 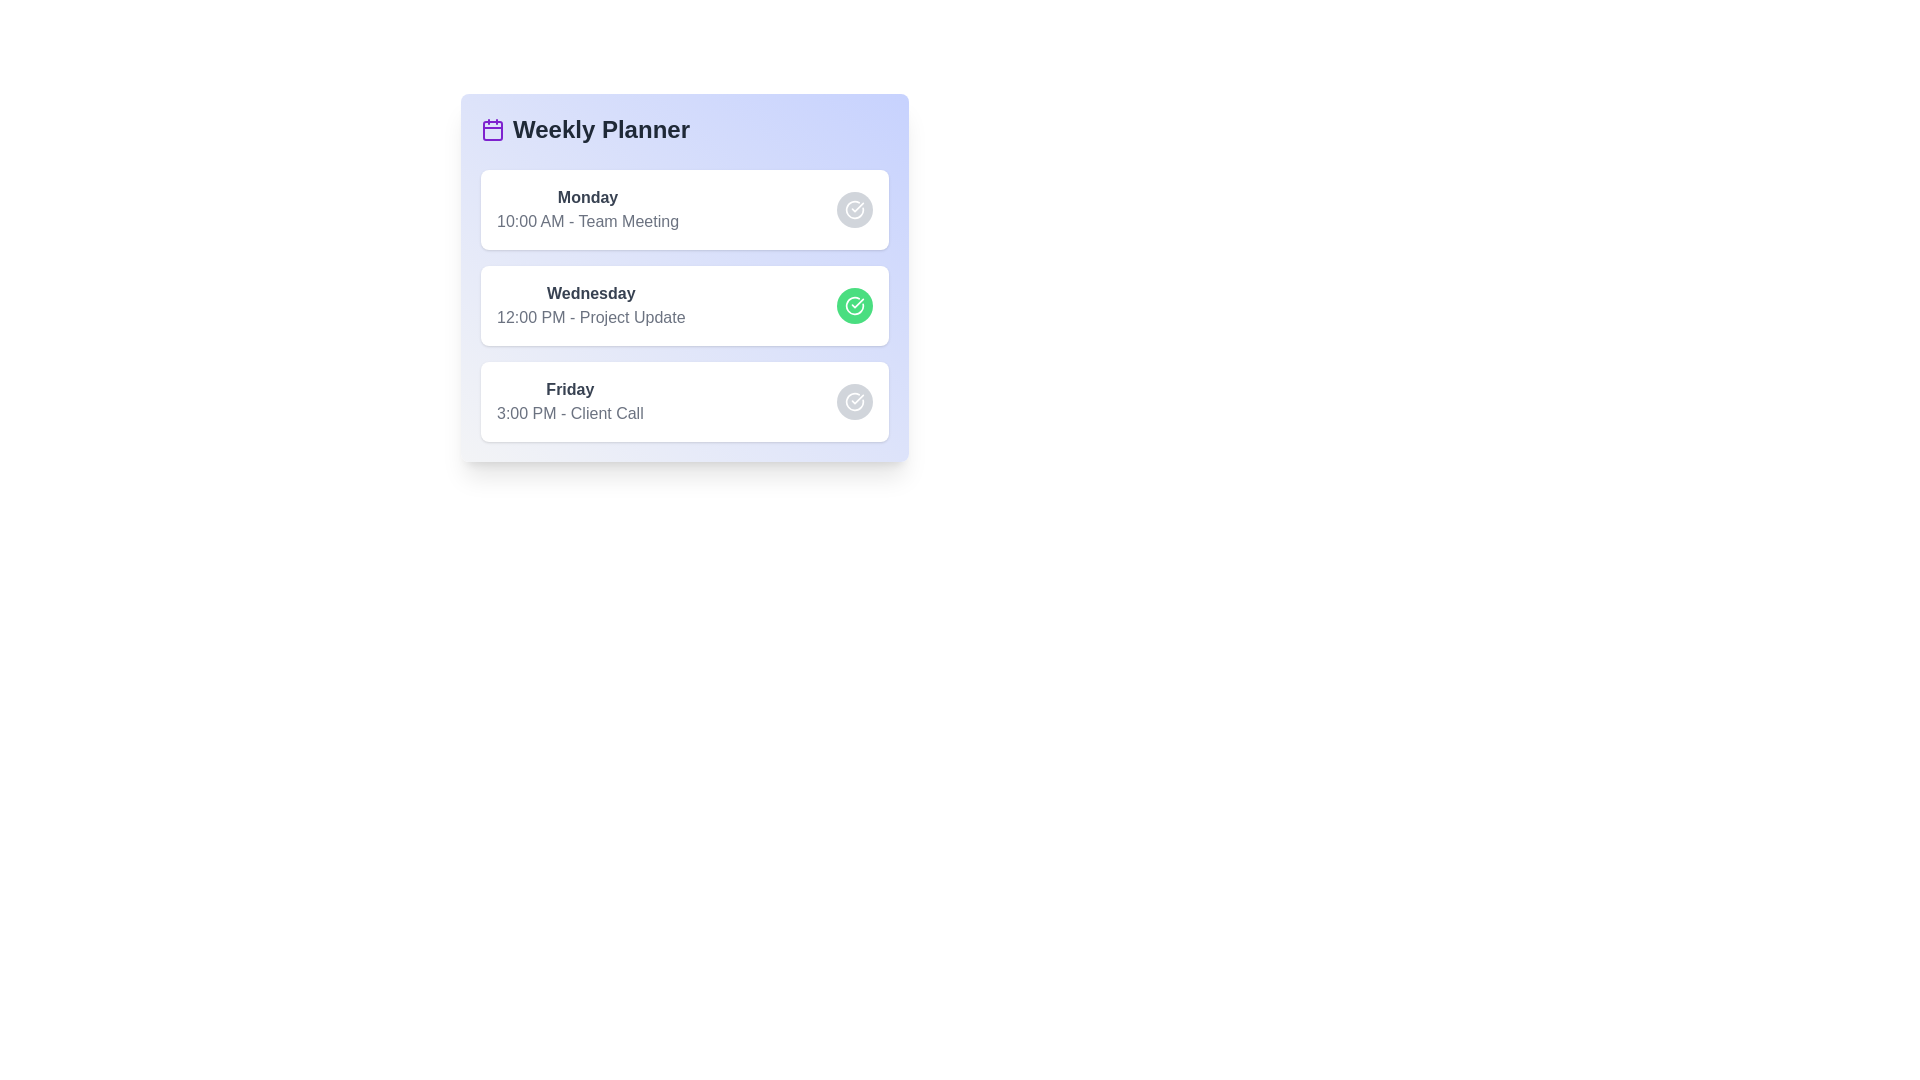 I want to click on the circular button next to the task corresponding to Wednesday - Project Update, so click(x=854, y=305).